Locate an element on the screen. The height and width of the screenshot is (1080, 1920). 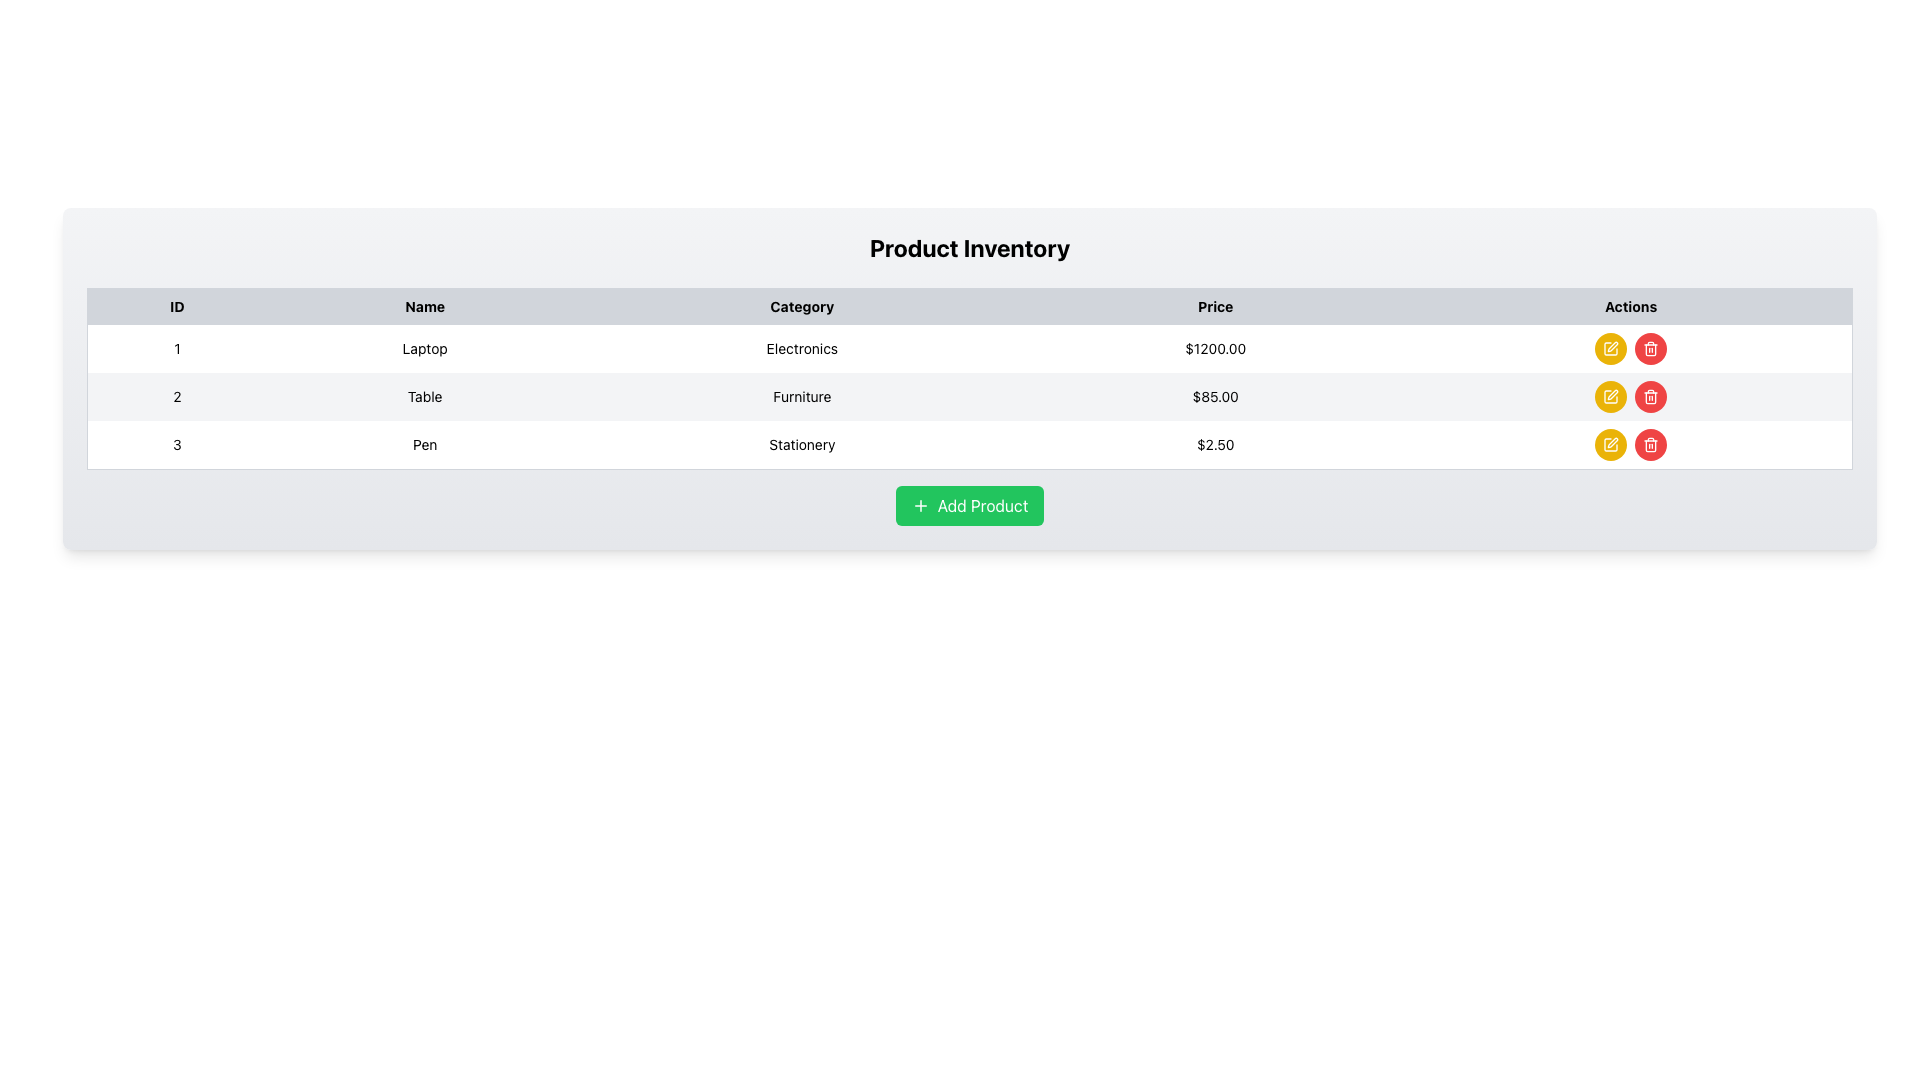
the small circular button with a yellow background and a white pen icon in the 'Actions' column of the second row in the table is located at coordinates (1611, 397).